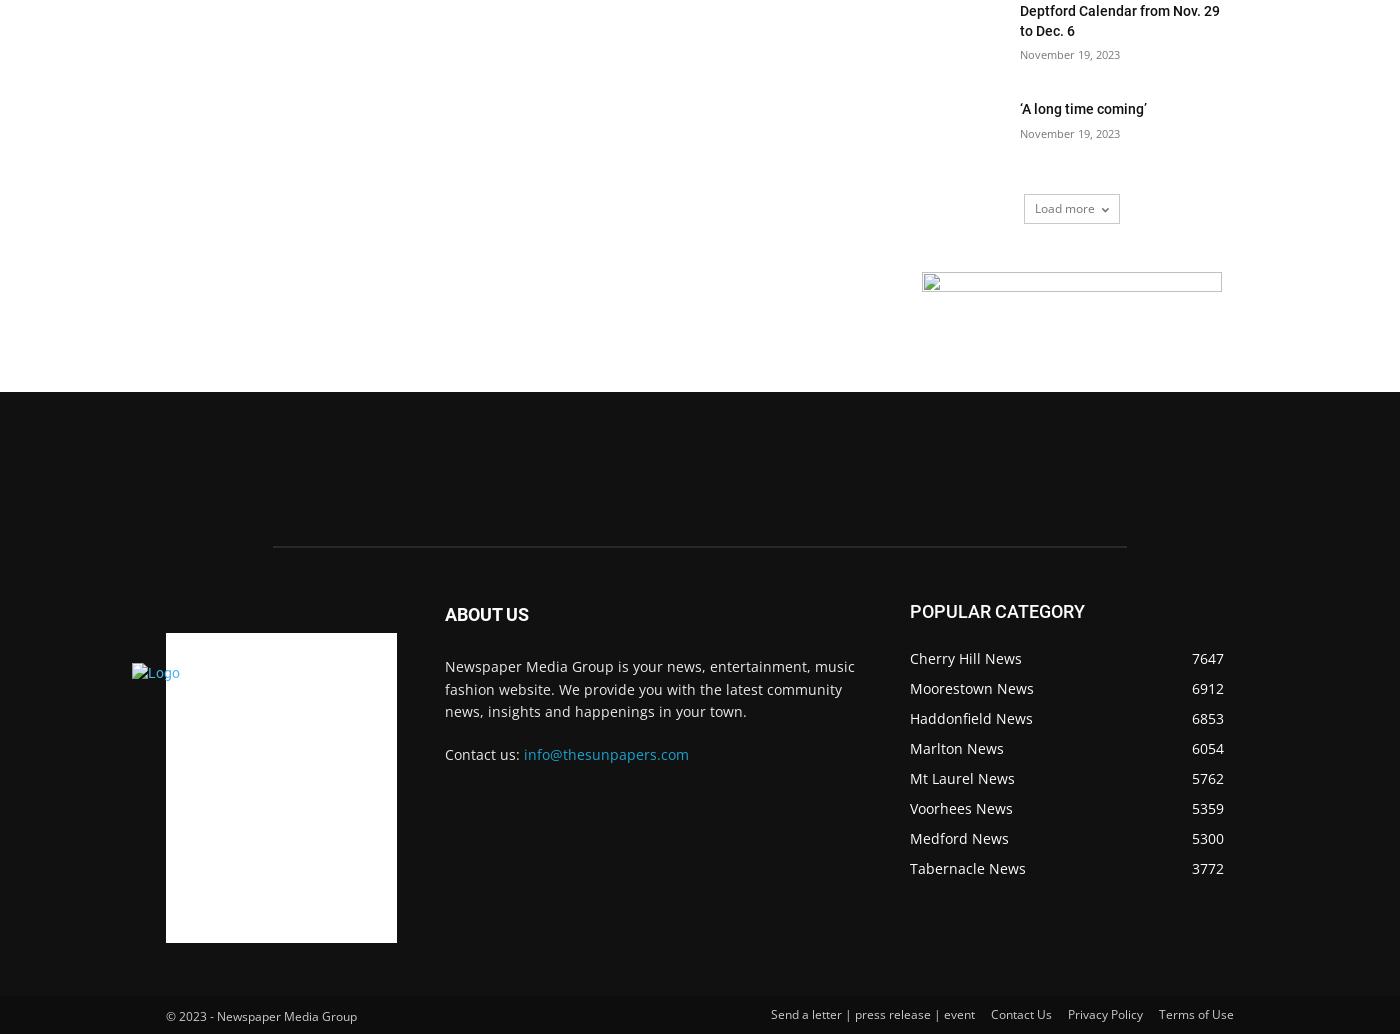 The width and height of the screenshot is (1400, 1034). I want to click on 'Contact Us', so click(1021, 1013).